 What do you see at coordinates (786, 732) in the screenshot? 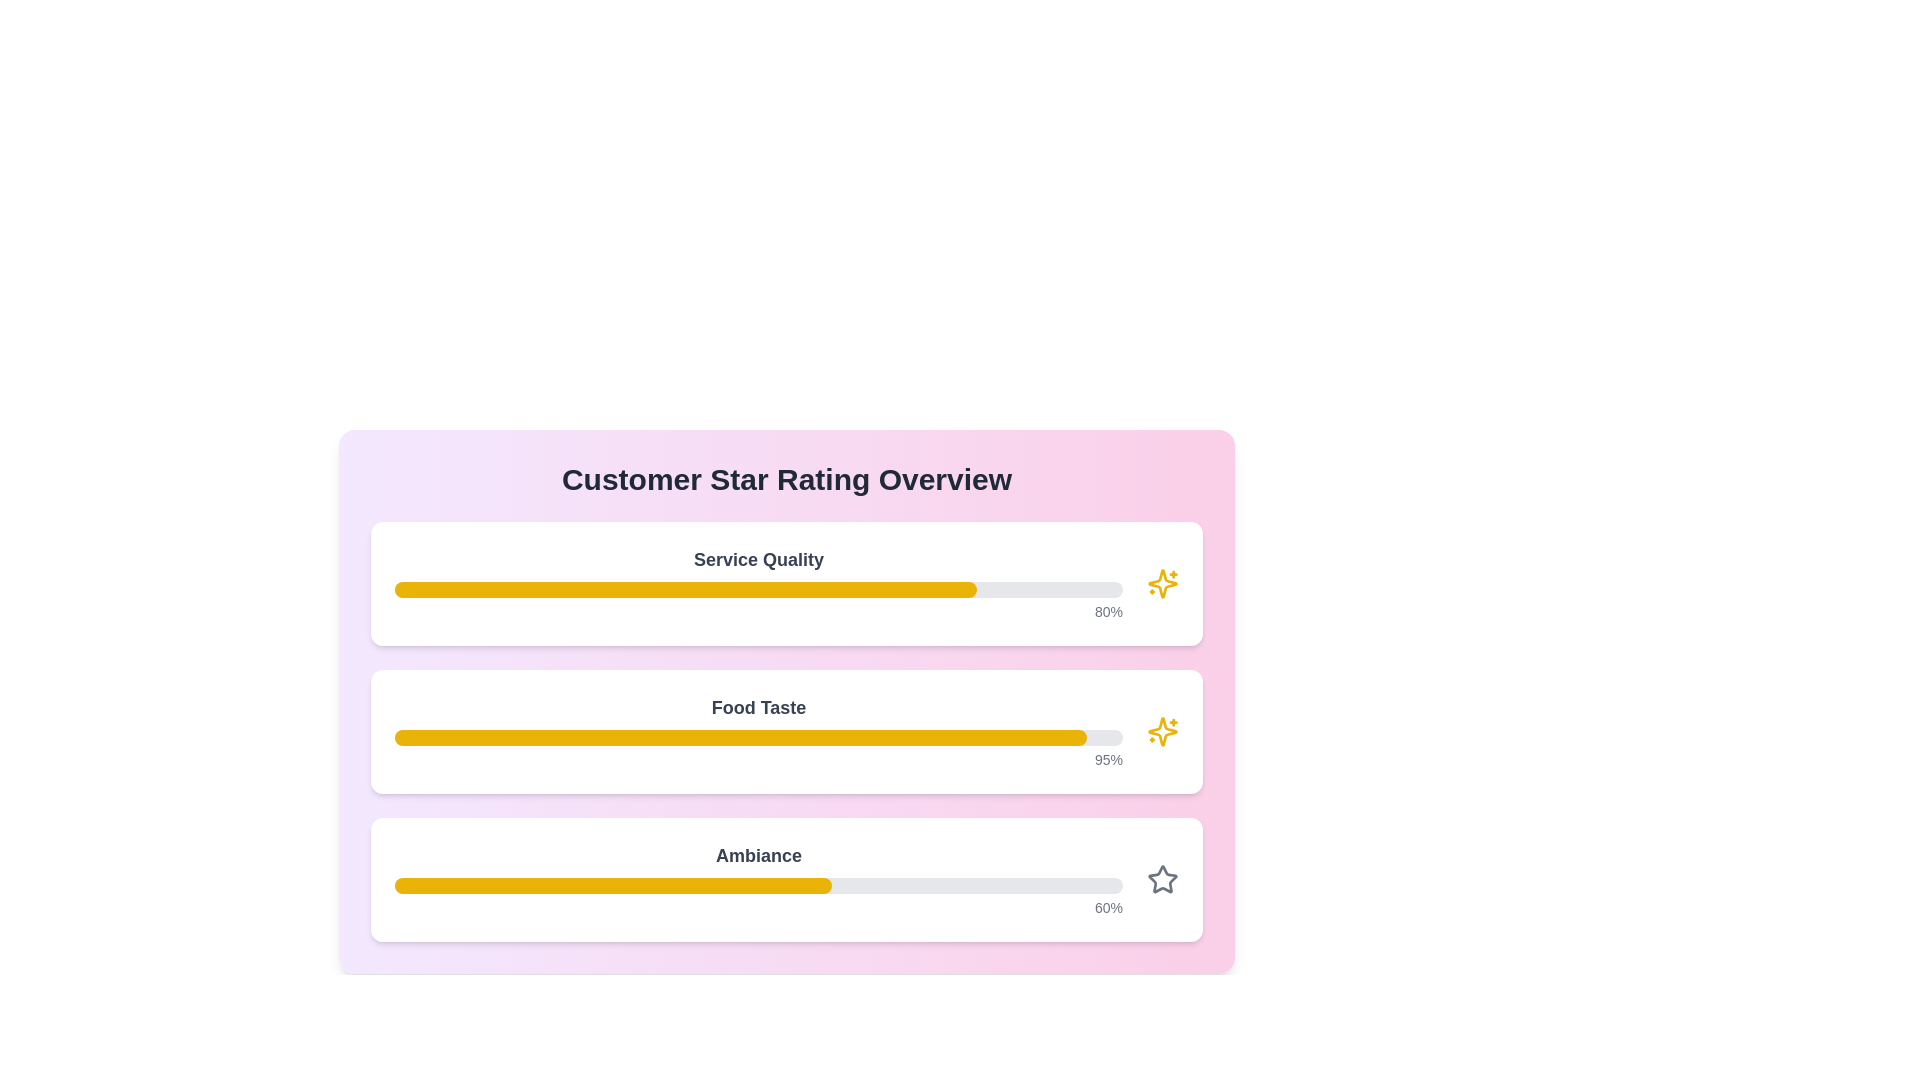
I see `the Rating Card that displays 'Food Taste' with a yellow progress bar indicating a score of '95%' in the 'Customer Star Rating Overview' section` at bounding box center [786, 732].